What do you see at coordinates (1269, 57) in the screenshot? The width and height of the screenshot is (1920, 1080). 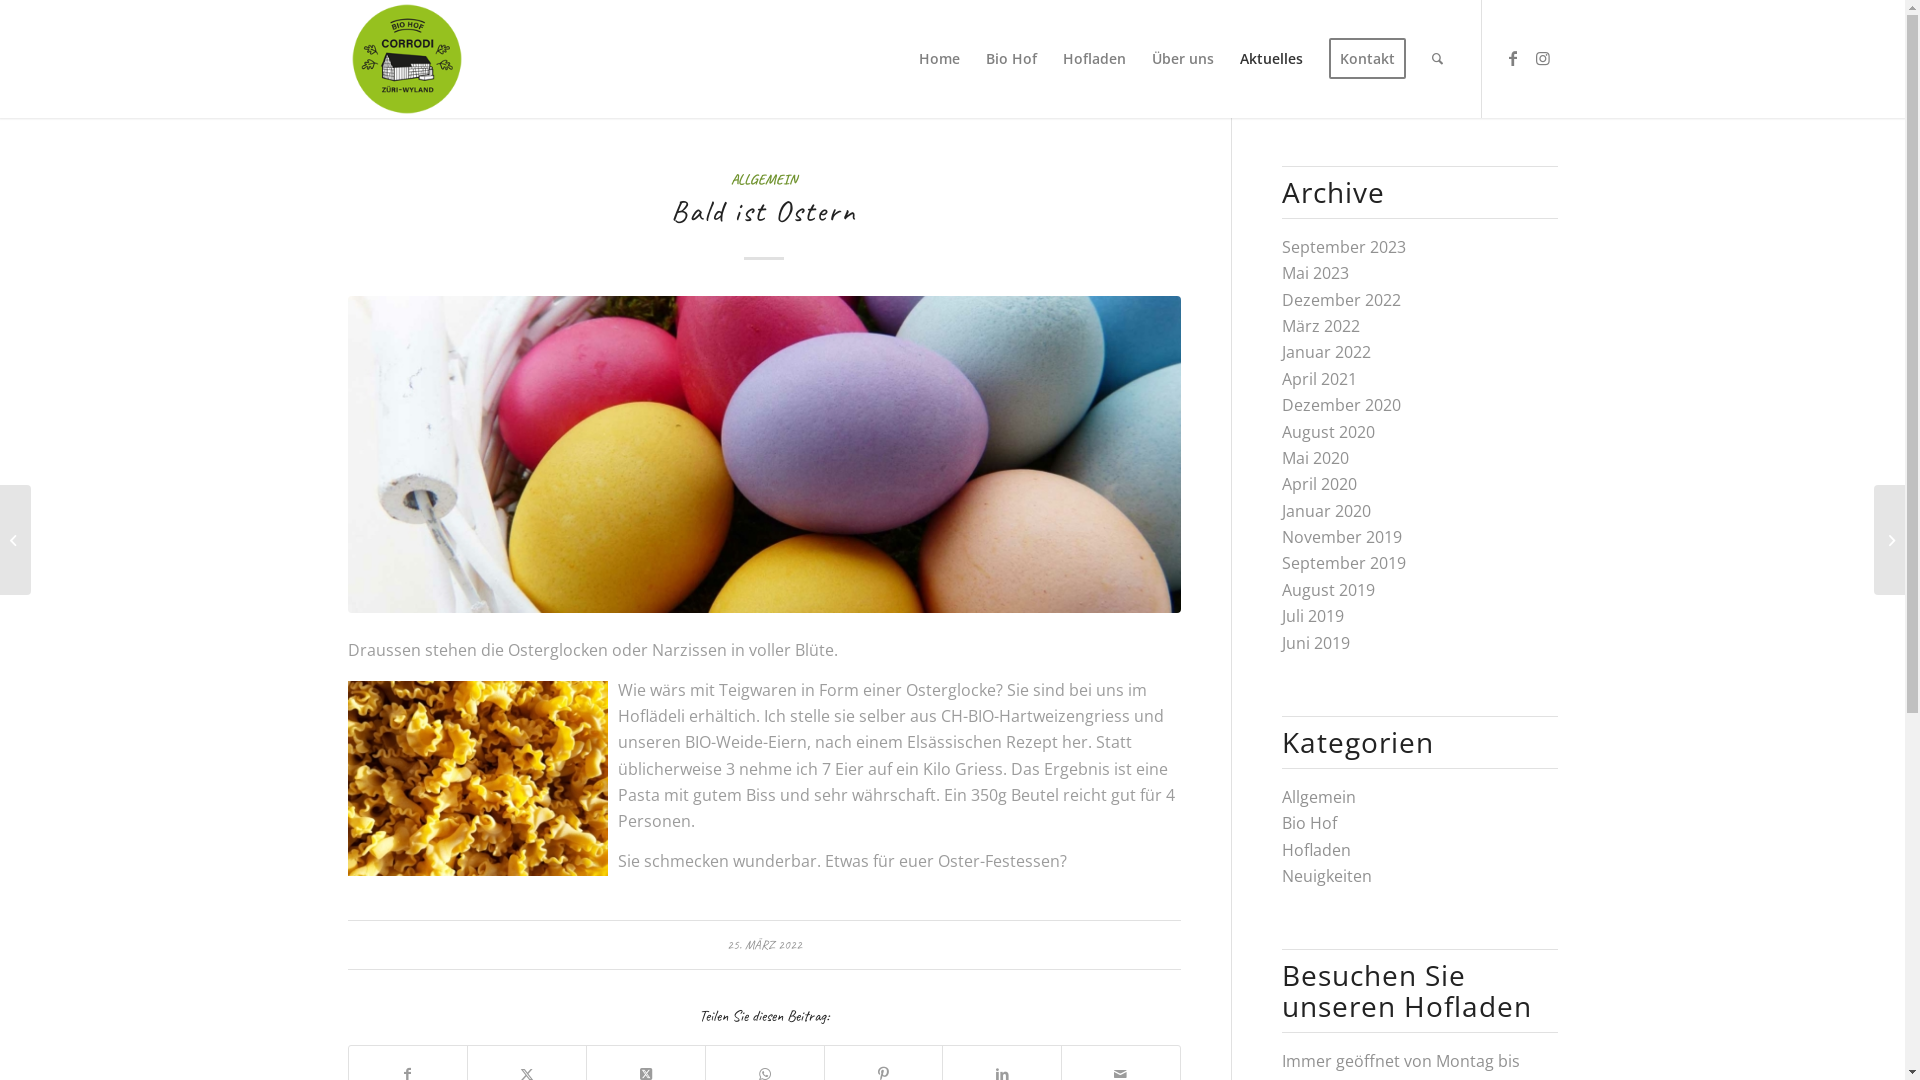 I see `'Aktuelles'` at bounding box center [1269, 57].